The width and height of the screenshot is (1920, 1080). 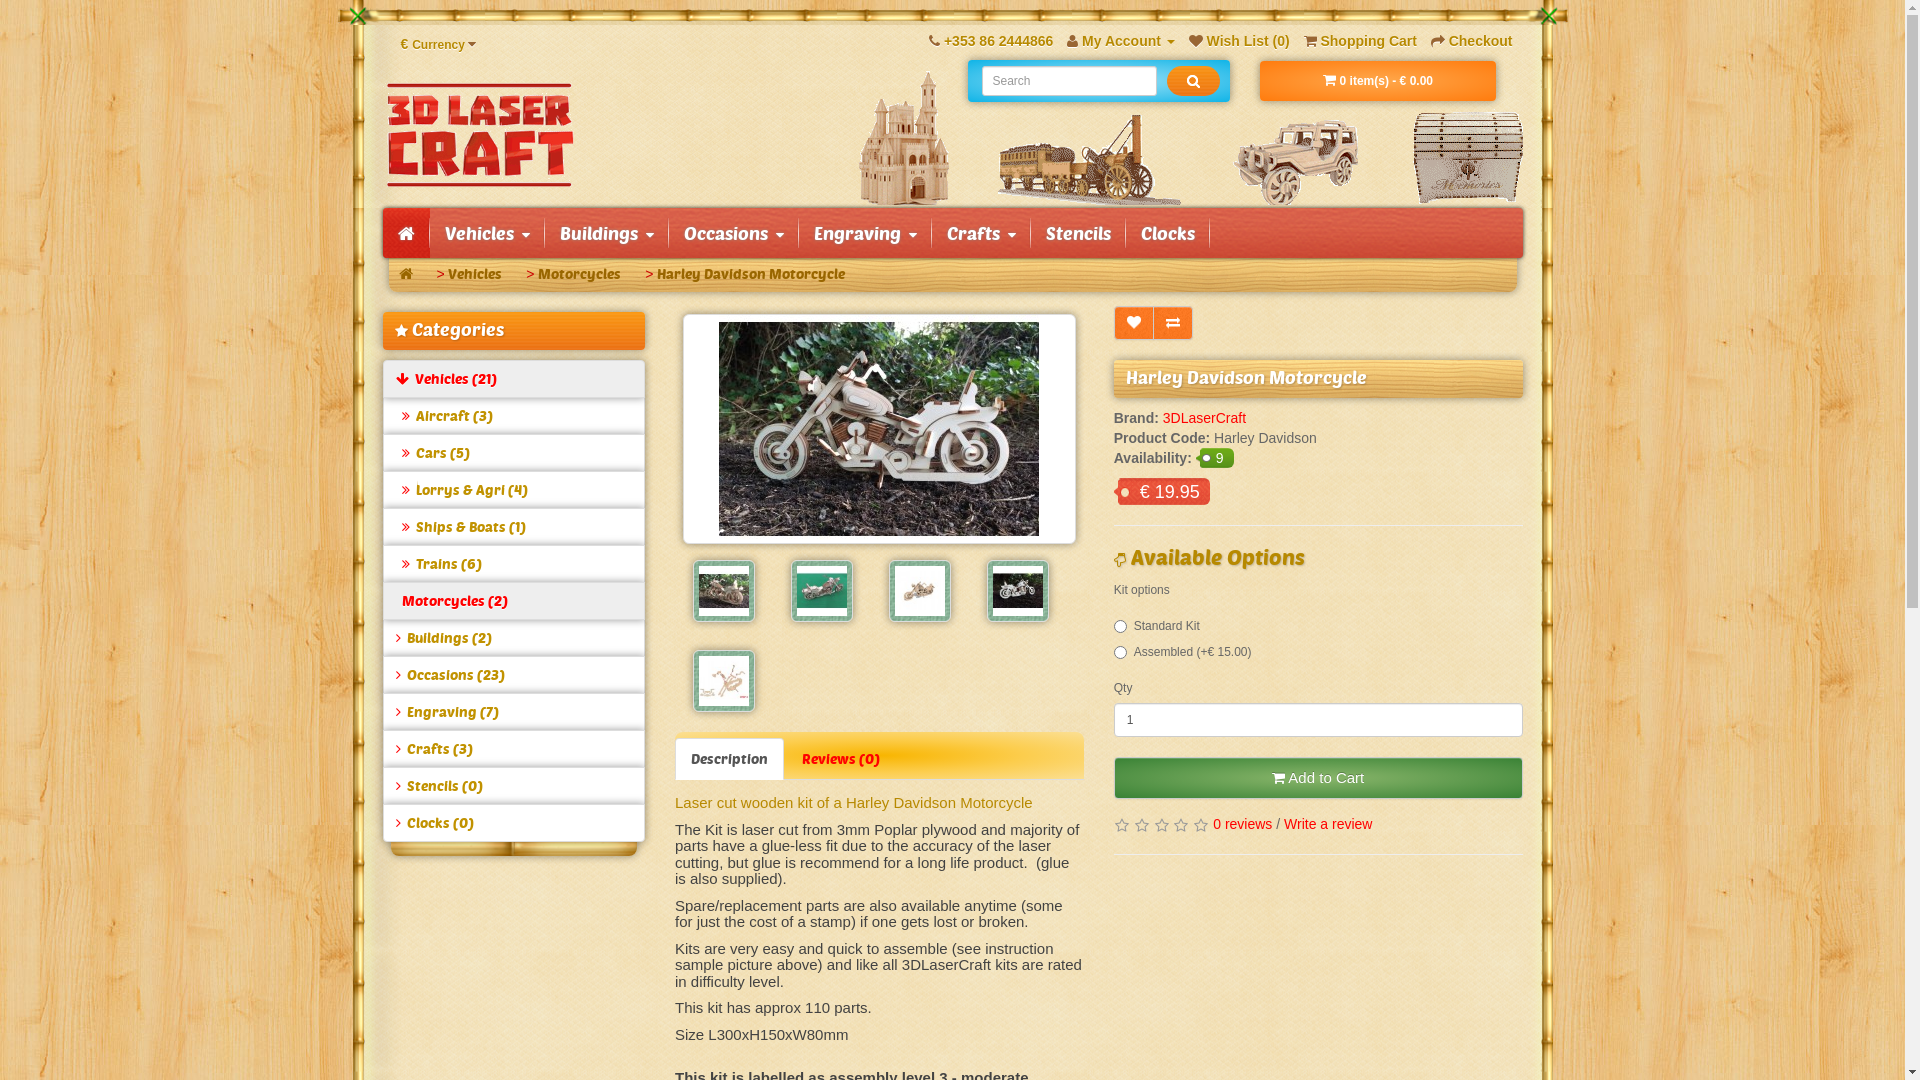 What do you see at coordinates (981, 231) in the screenshot?
I see `'Crafts  '` at bounding box center [981, 231].